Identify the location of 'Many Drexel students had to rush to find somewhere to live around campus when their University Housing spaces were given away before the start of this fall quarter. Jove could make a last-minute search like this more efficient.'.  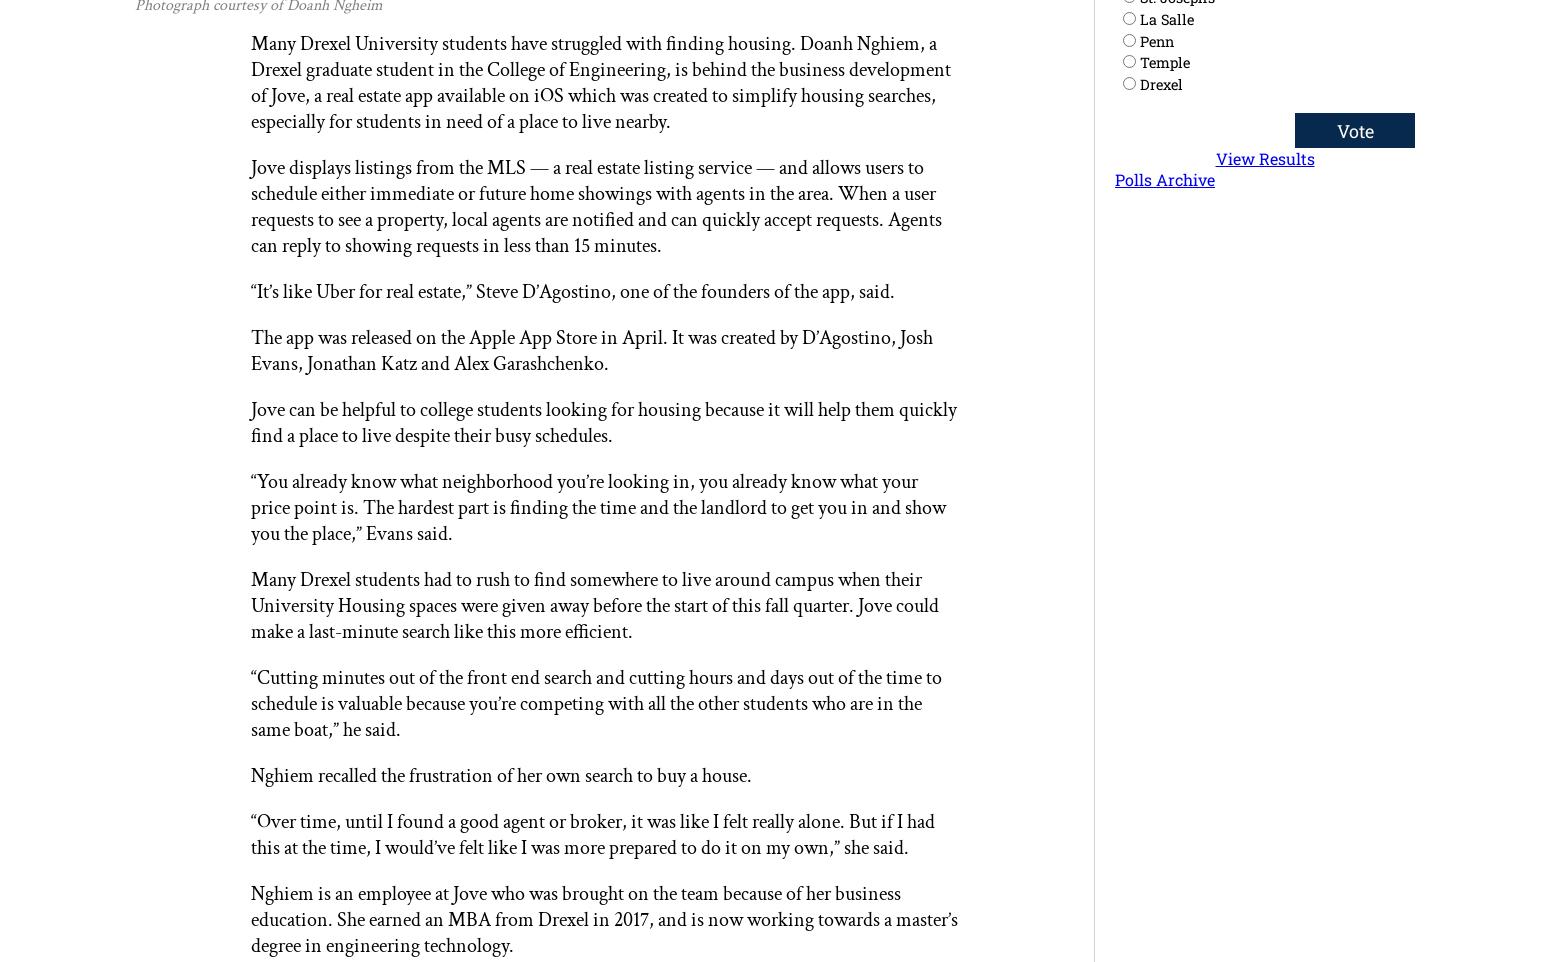
(593, 604).